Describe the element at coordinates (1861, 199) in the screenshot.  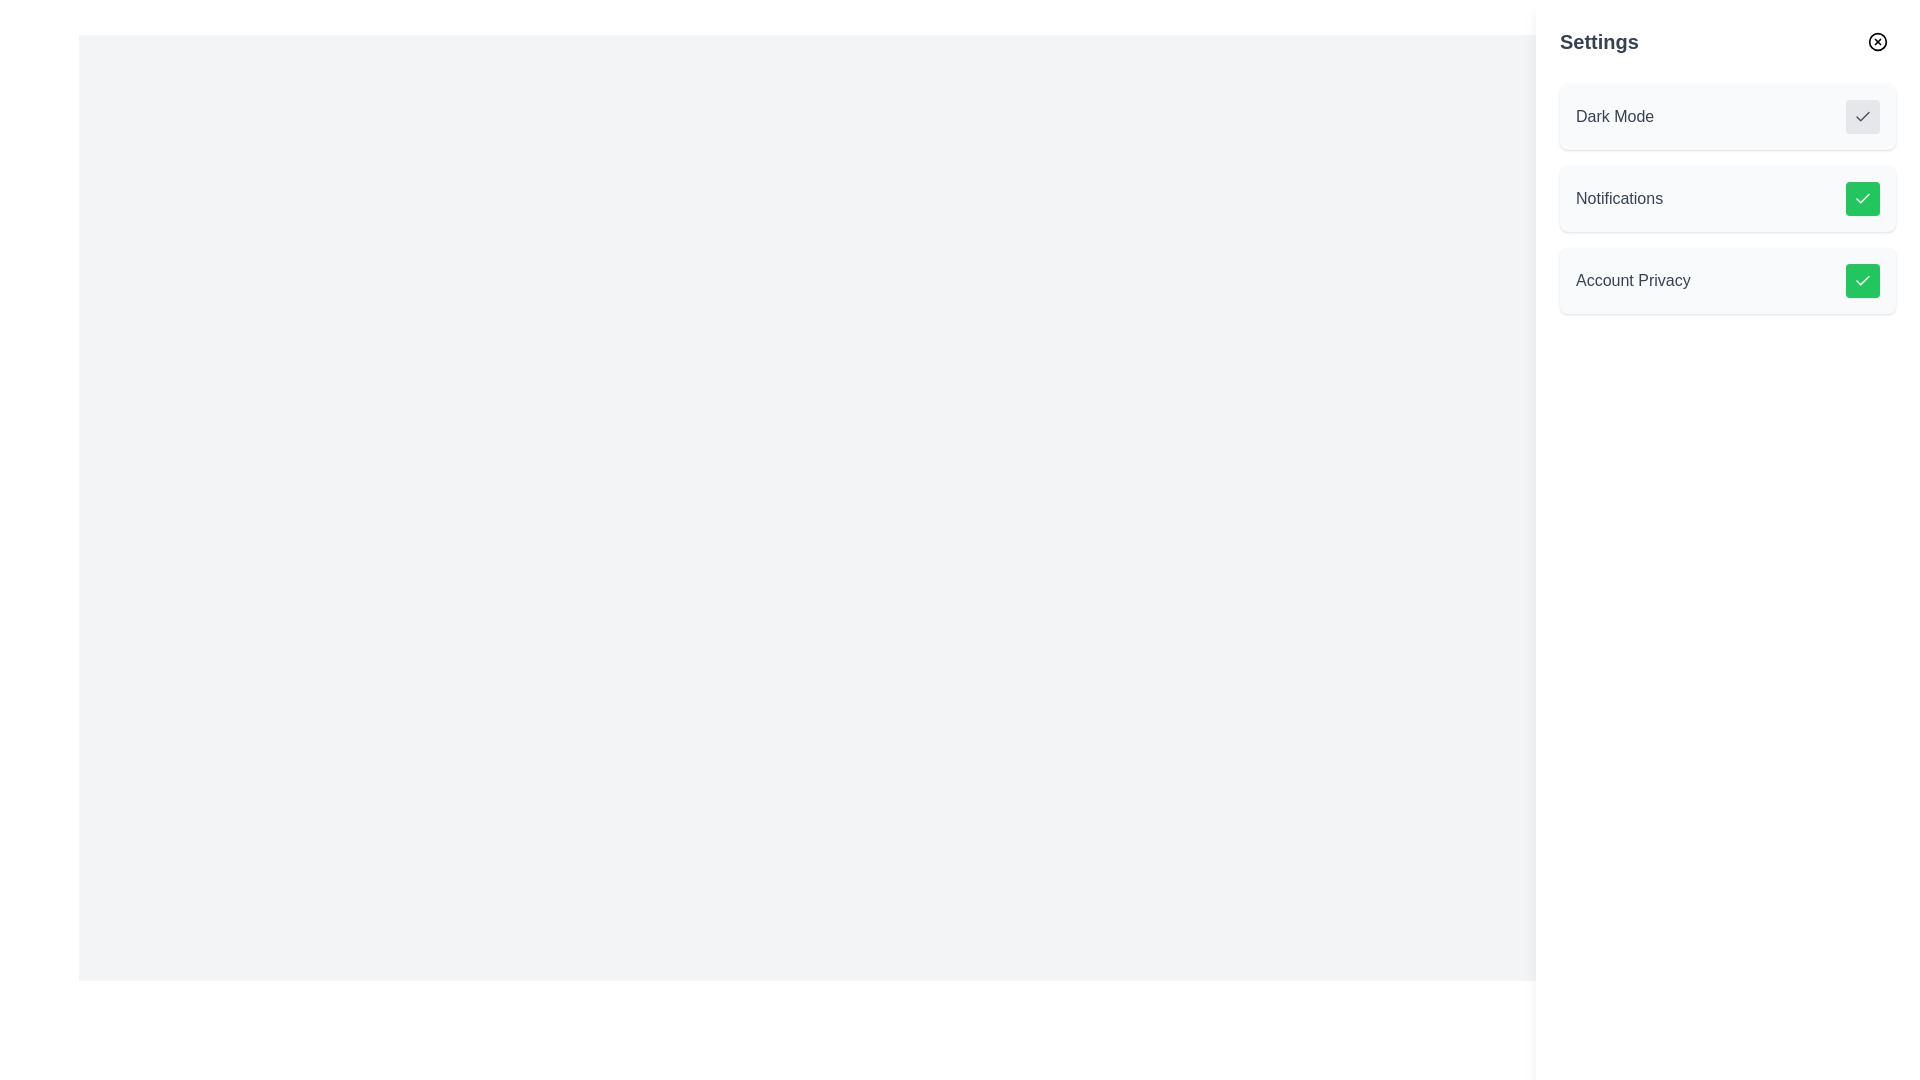
I see `the checkmark icon with a green background within the 'Notifications' setting row in the settings menu interface` at that location.